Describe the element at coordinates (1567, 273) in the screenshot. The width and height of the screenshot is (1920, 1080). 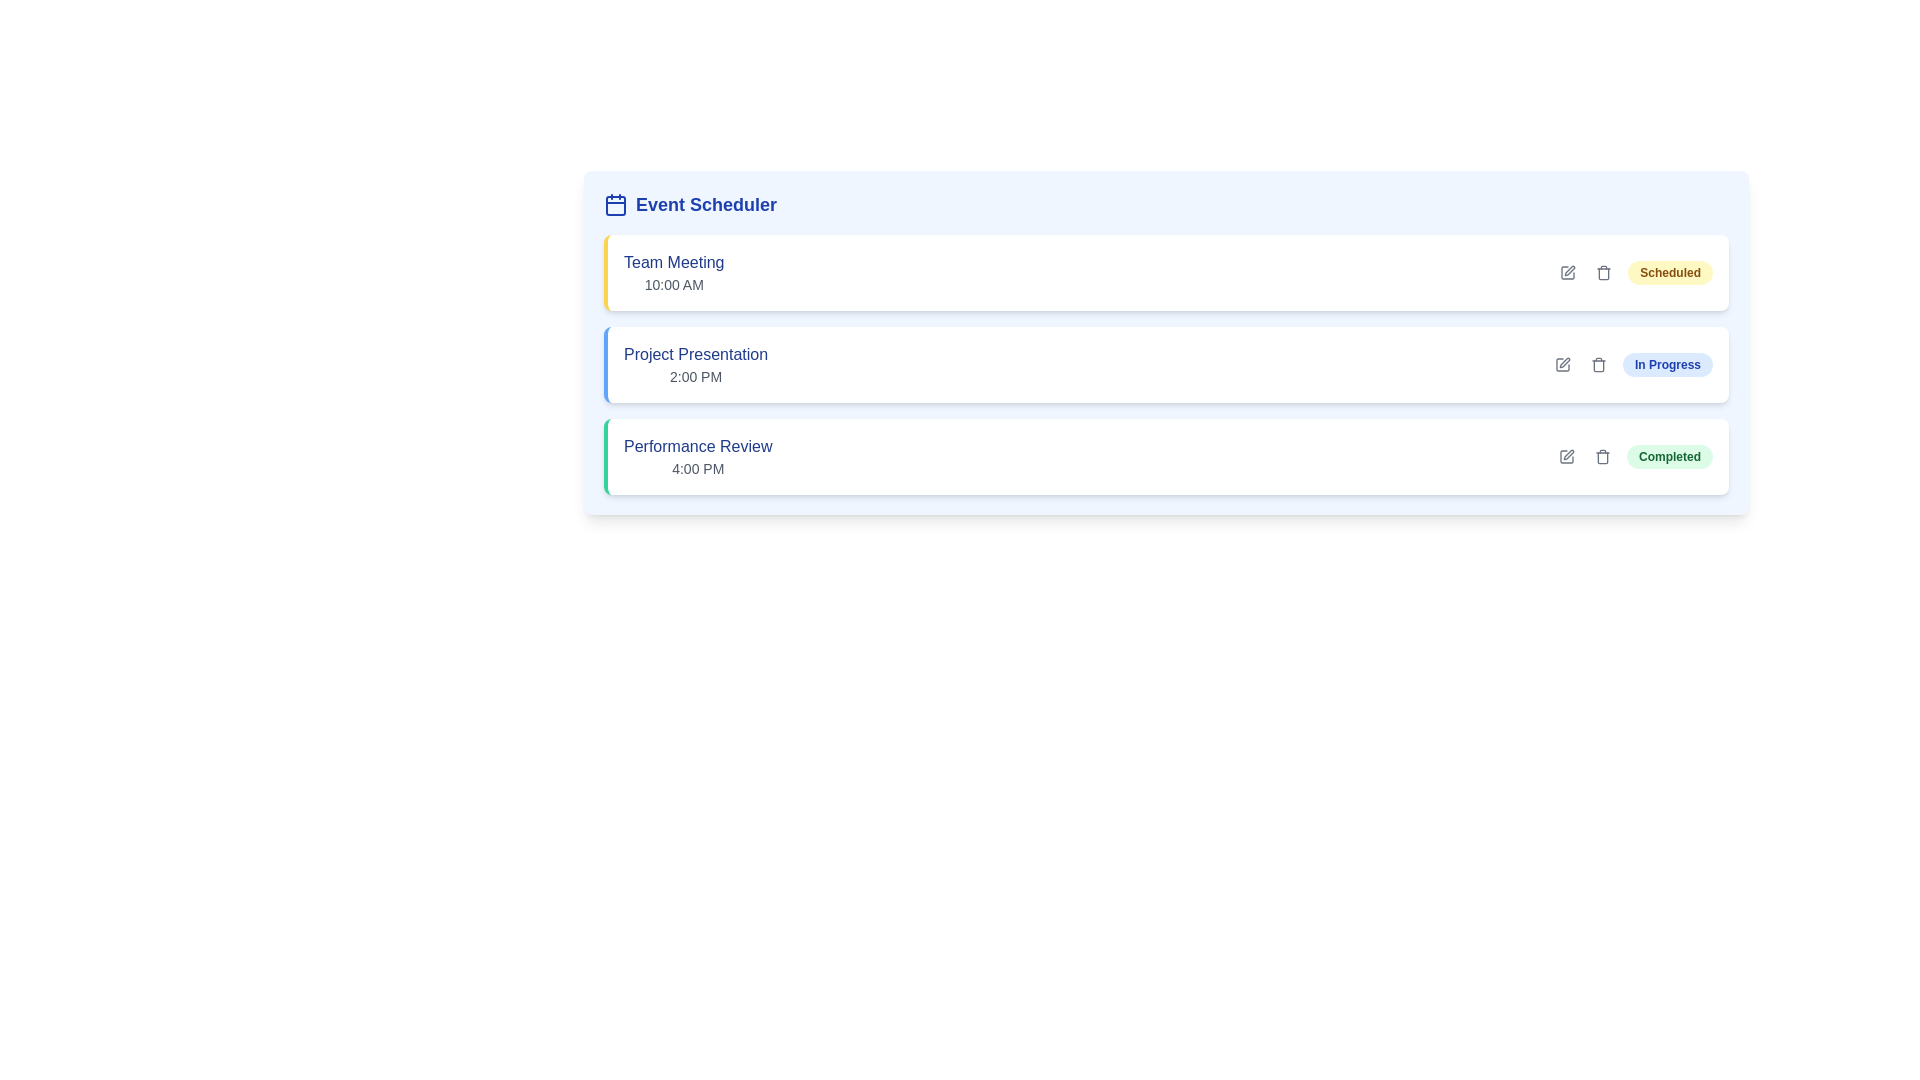
I see `the Edit Button (Icon Button) located on the right-hand side of the top row in the 'Scheduled' events list, positioned immediately to the left of the 'delete' icon` at that location.